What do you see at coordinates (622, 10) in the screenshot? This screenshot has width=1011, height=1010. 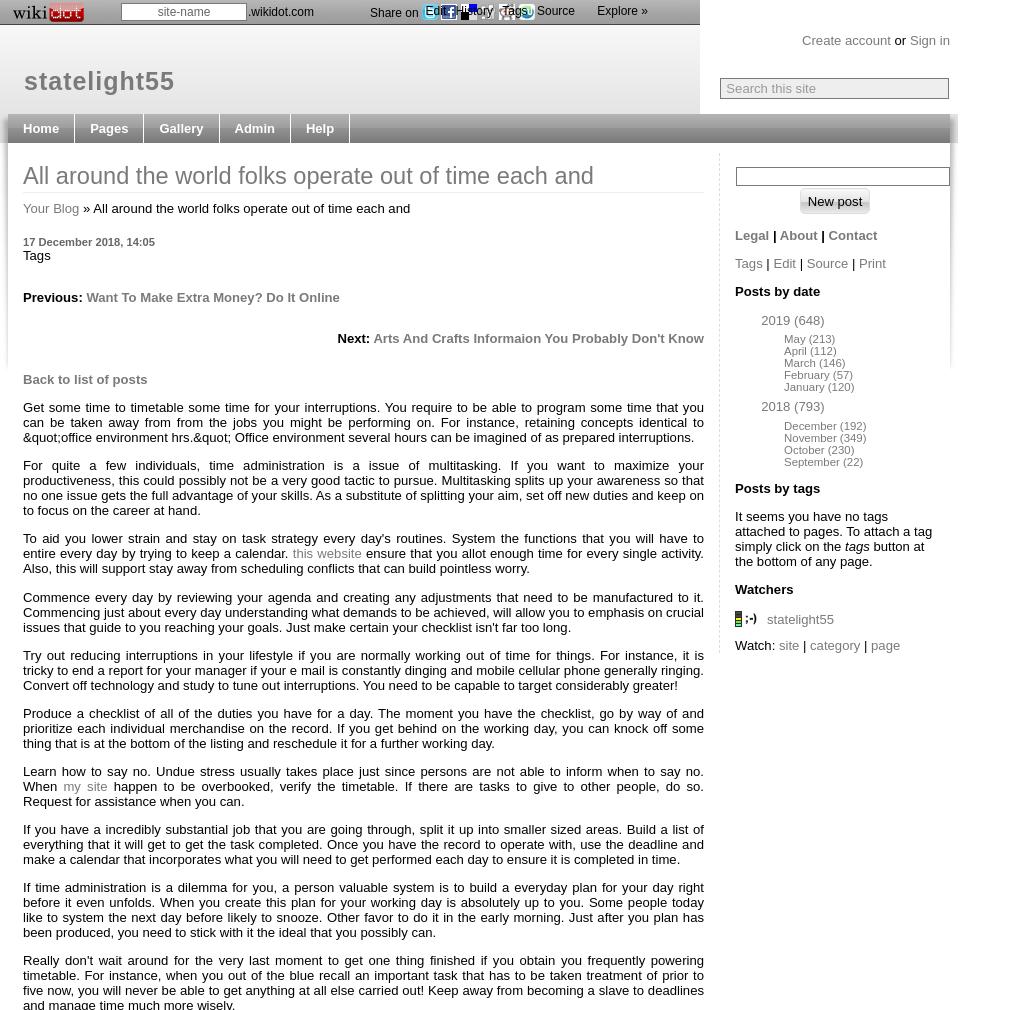 I see `'Explore »'` at bounding box center [622, 10].